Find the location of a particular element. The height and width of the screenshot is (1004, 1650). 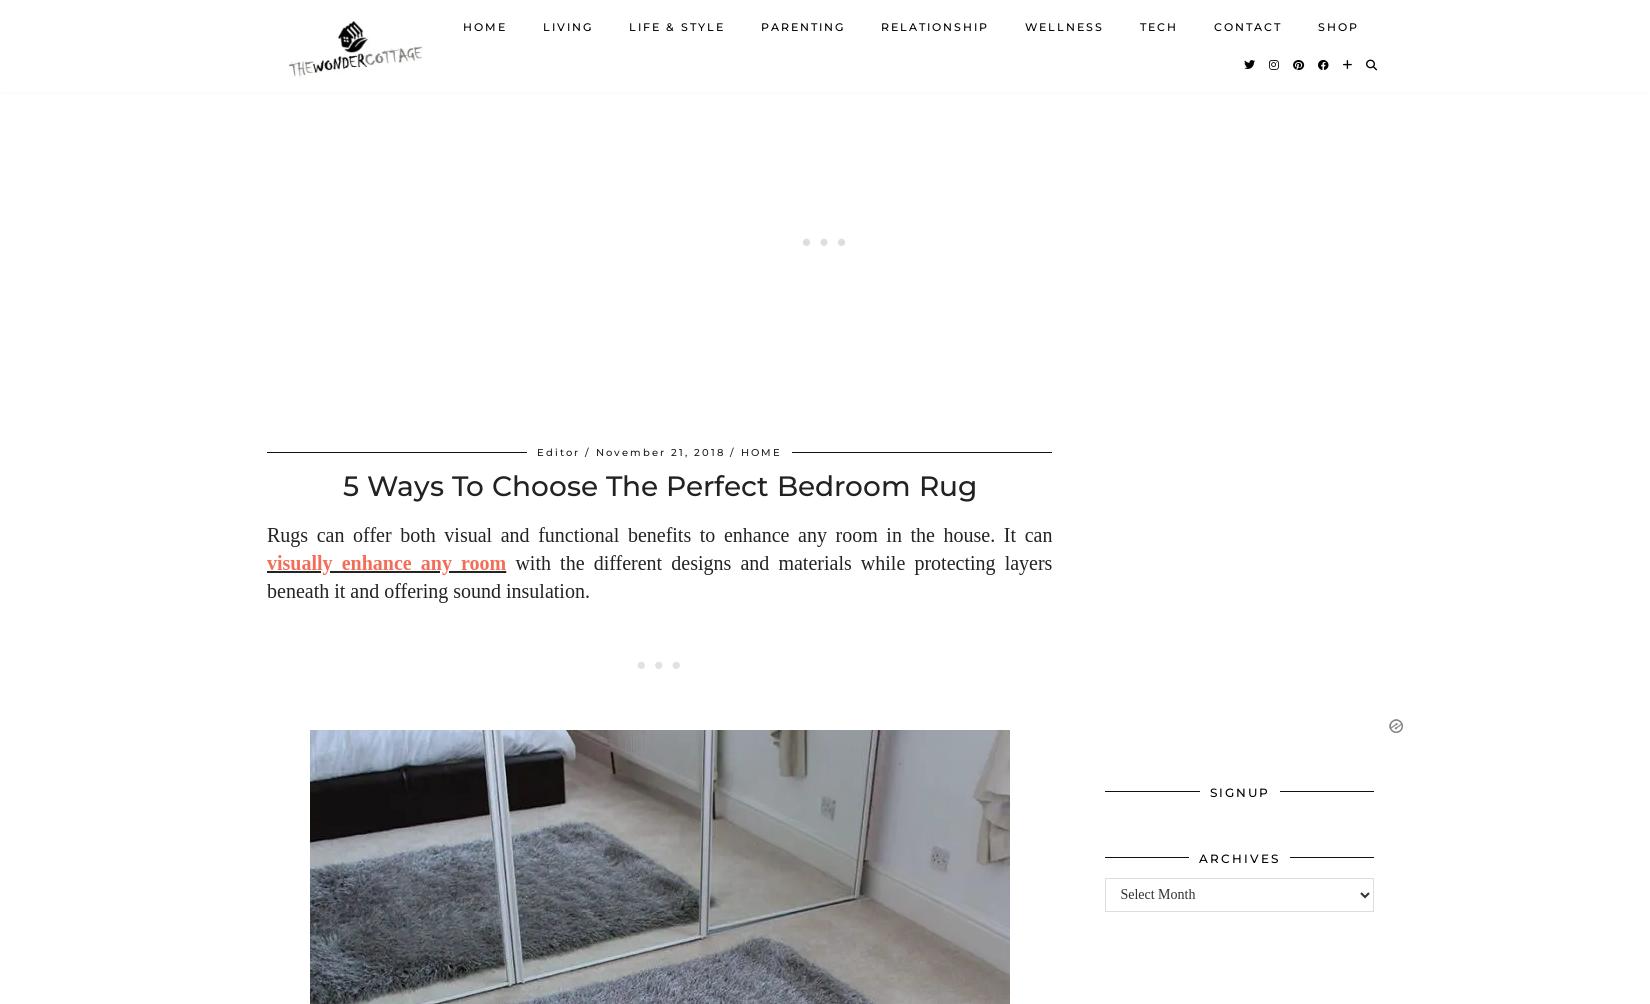

'BEAUTY' is located at coordinates (656, 68).